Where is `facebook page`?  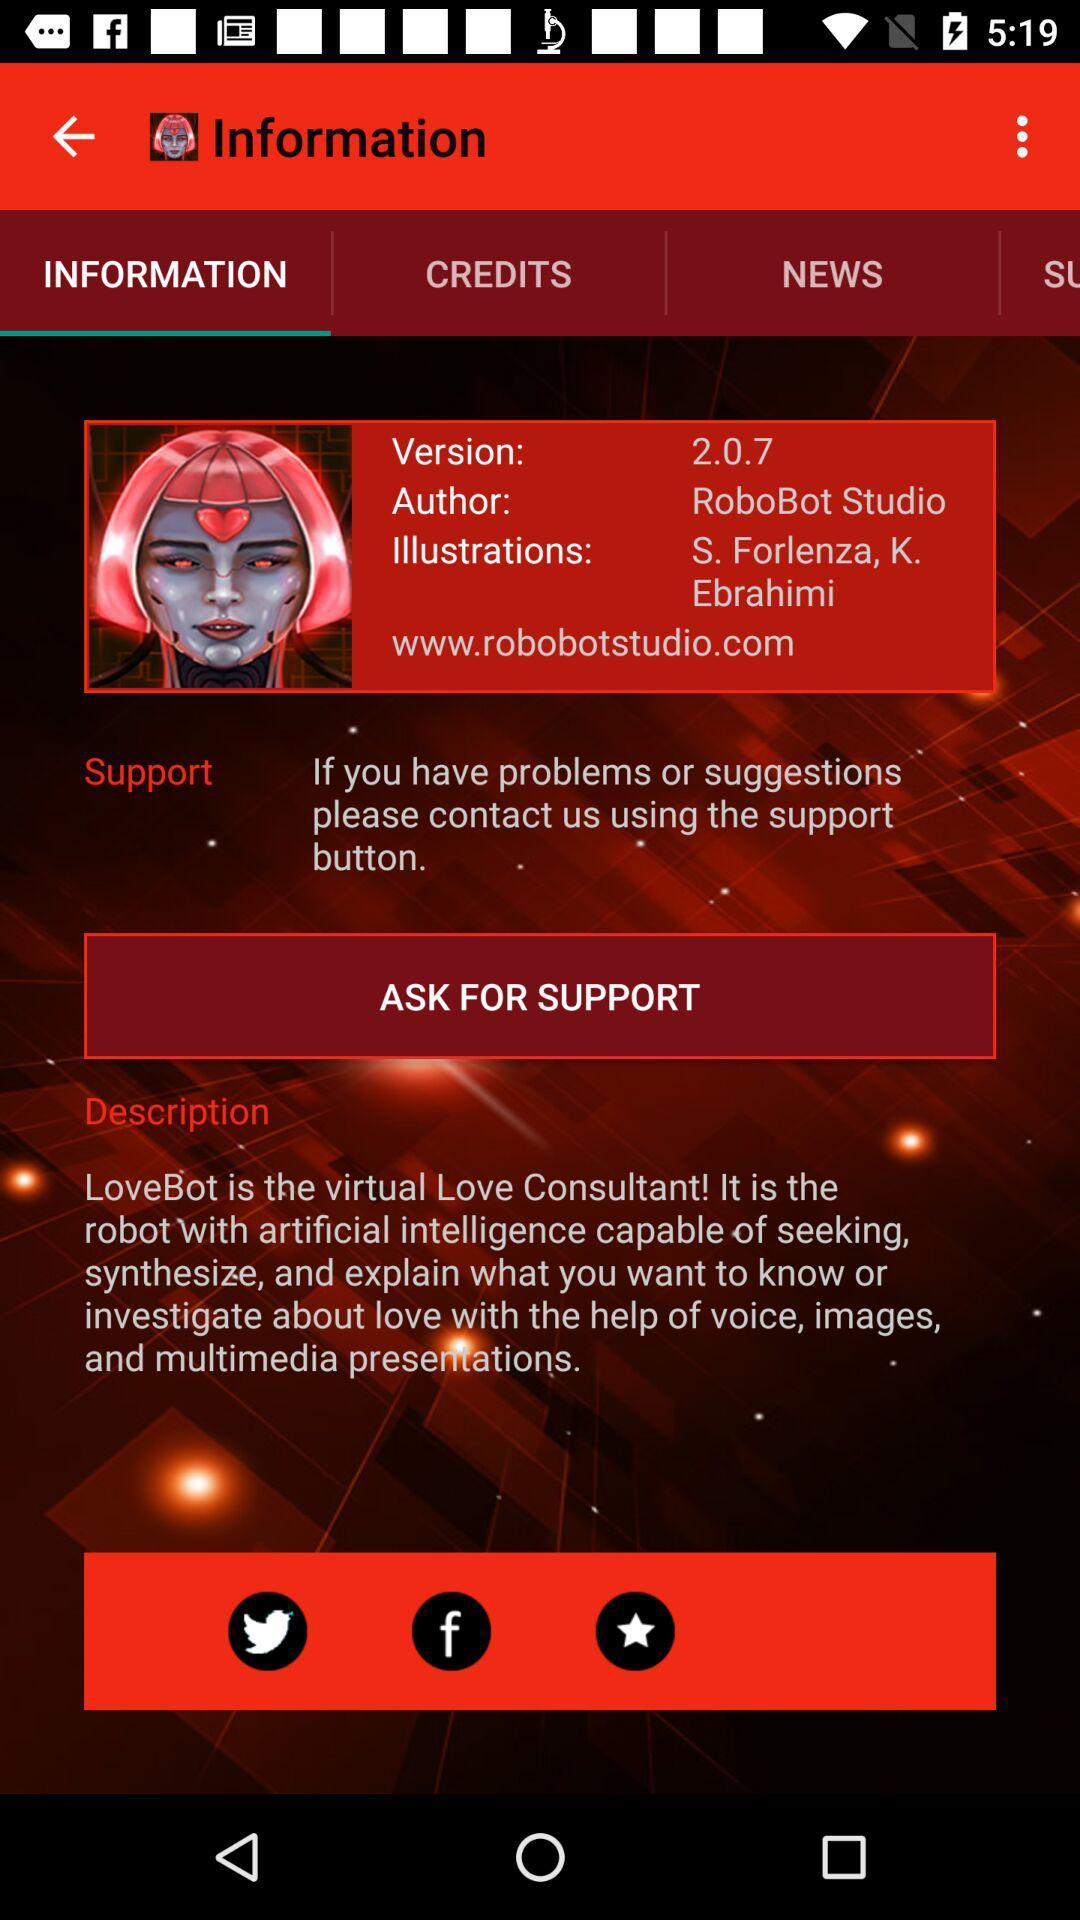 facebook page is located at coordinates (451, 1631).